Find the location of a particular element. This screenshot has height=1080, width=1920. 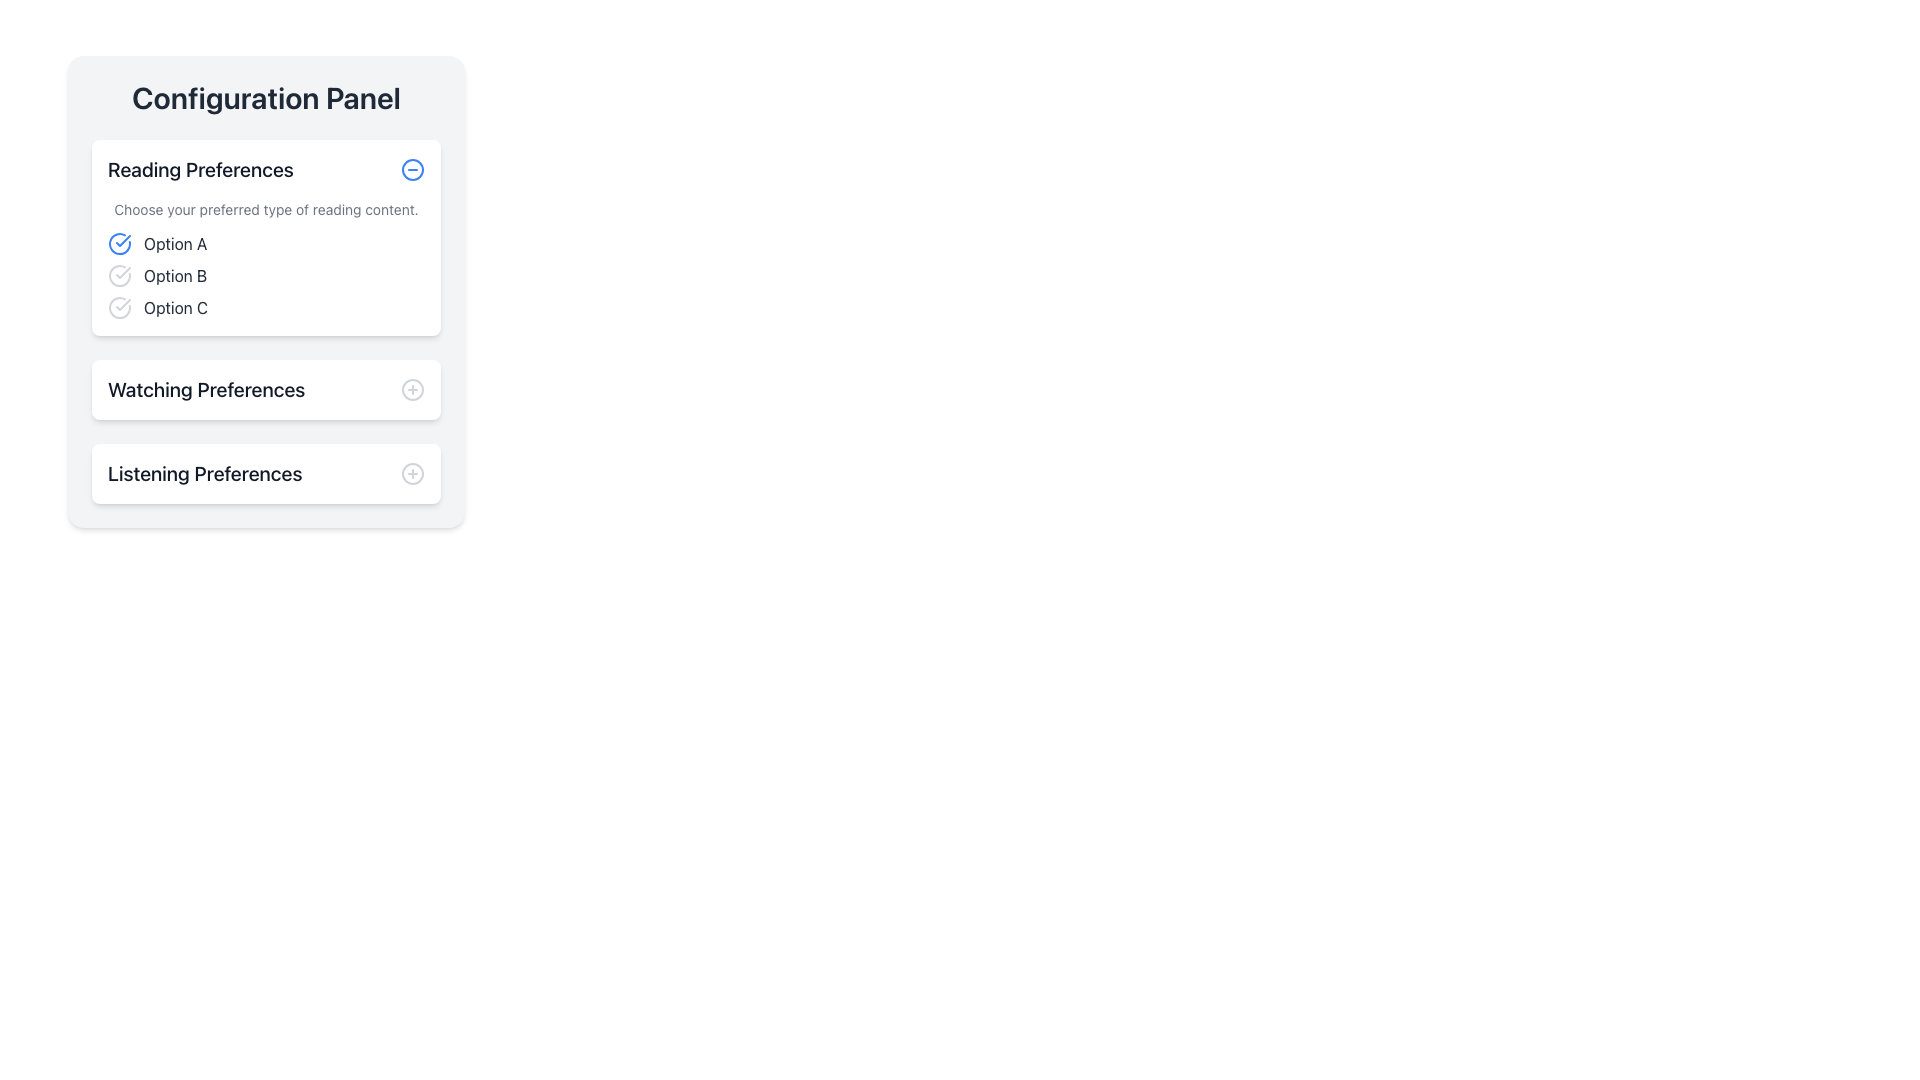

the text label displaying 'Option B' is located at coordinates (175, 276).